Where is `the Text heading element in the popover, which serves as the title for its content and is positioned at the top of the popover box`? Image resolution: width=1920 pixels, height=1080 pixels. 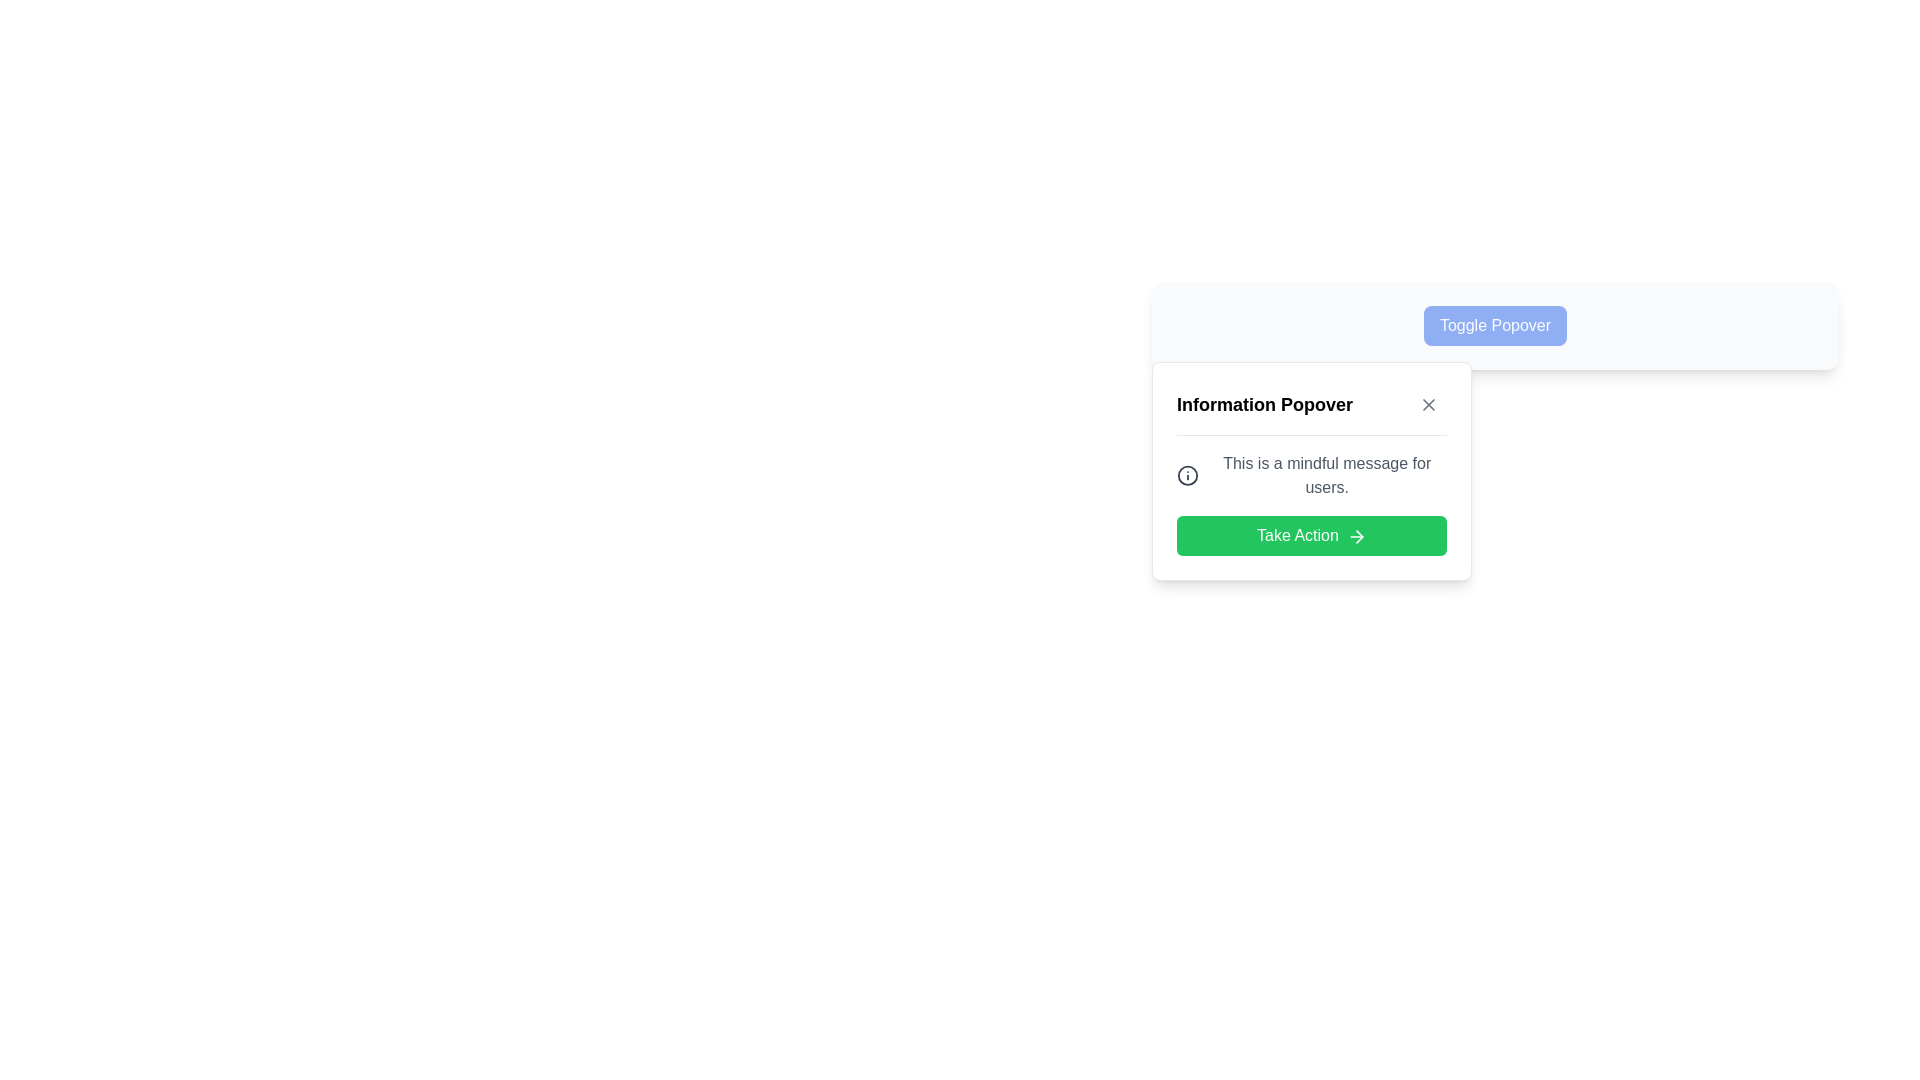 the Text heading element in the popover, which serves as the title for its content and is positioned at the top of the popover box is located at coordinates (1311, 410).